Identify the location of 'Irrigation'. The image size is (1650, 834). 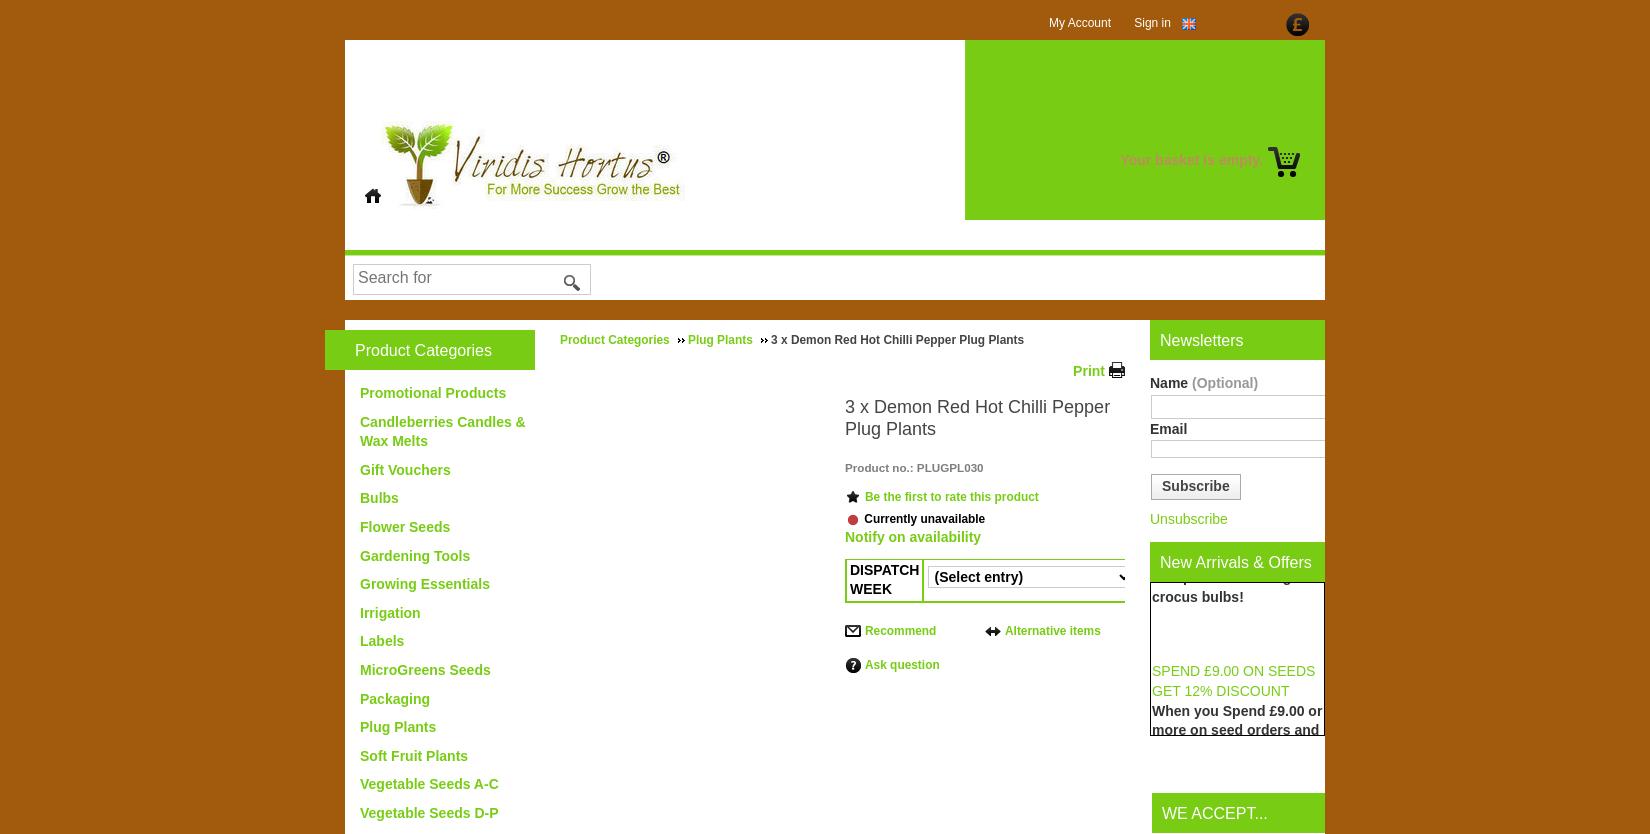
(390, 611).